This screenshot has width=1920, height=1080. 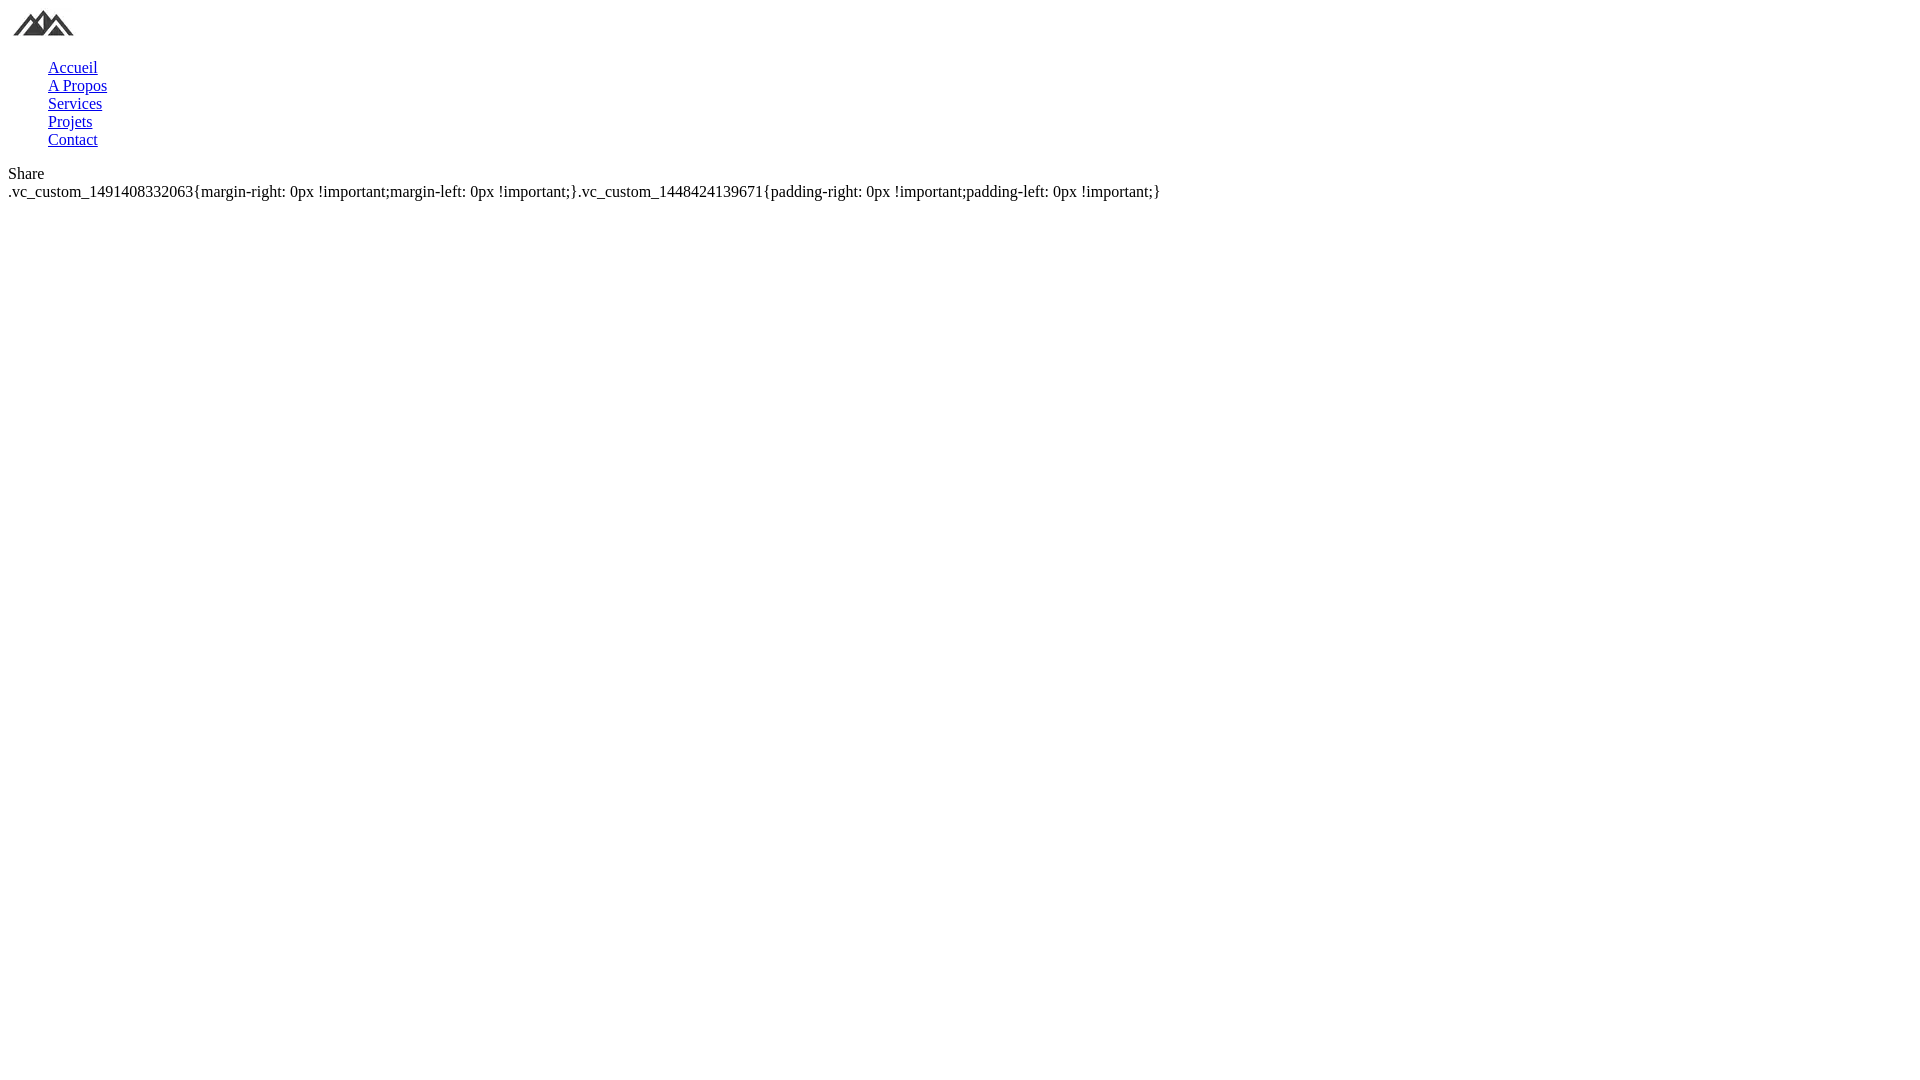 What do you see at coordinates (48, 121) in the screenshot?
I see `'Projets'` at bounding box center [48, 121].